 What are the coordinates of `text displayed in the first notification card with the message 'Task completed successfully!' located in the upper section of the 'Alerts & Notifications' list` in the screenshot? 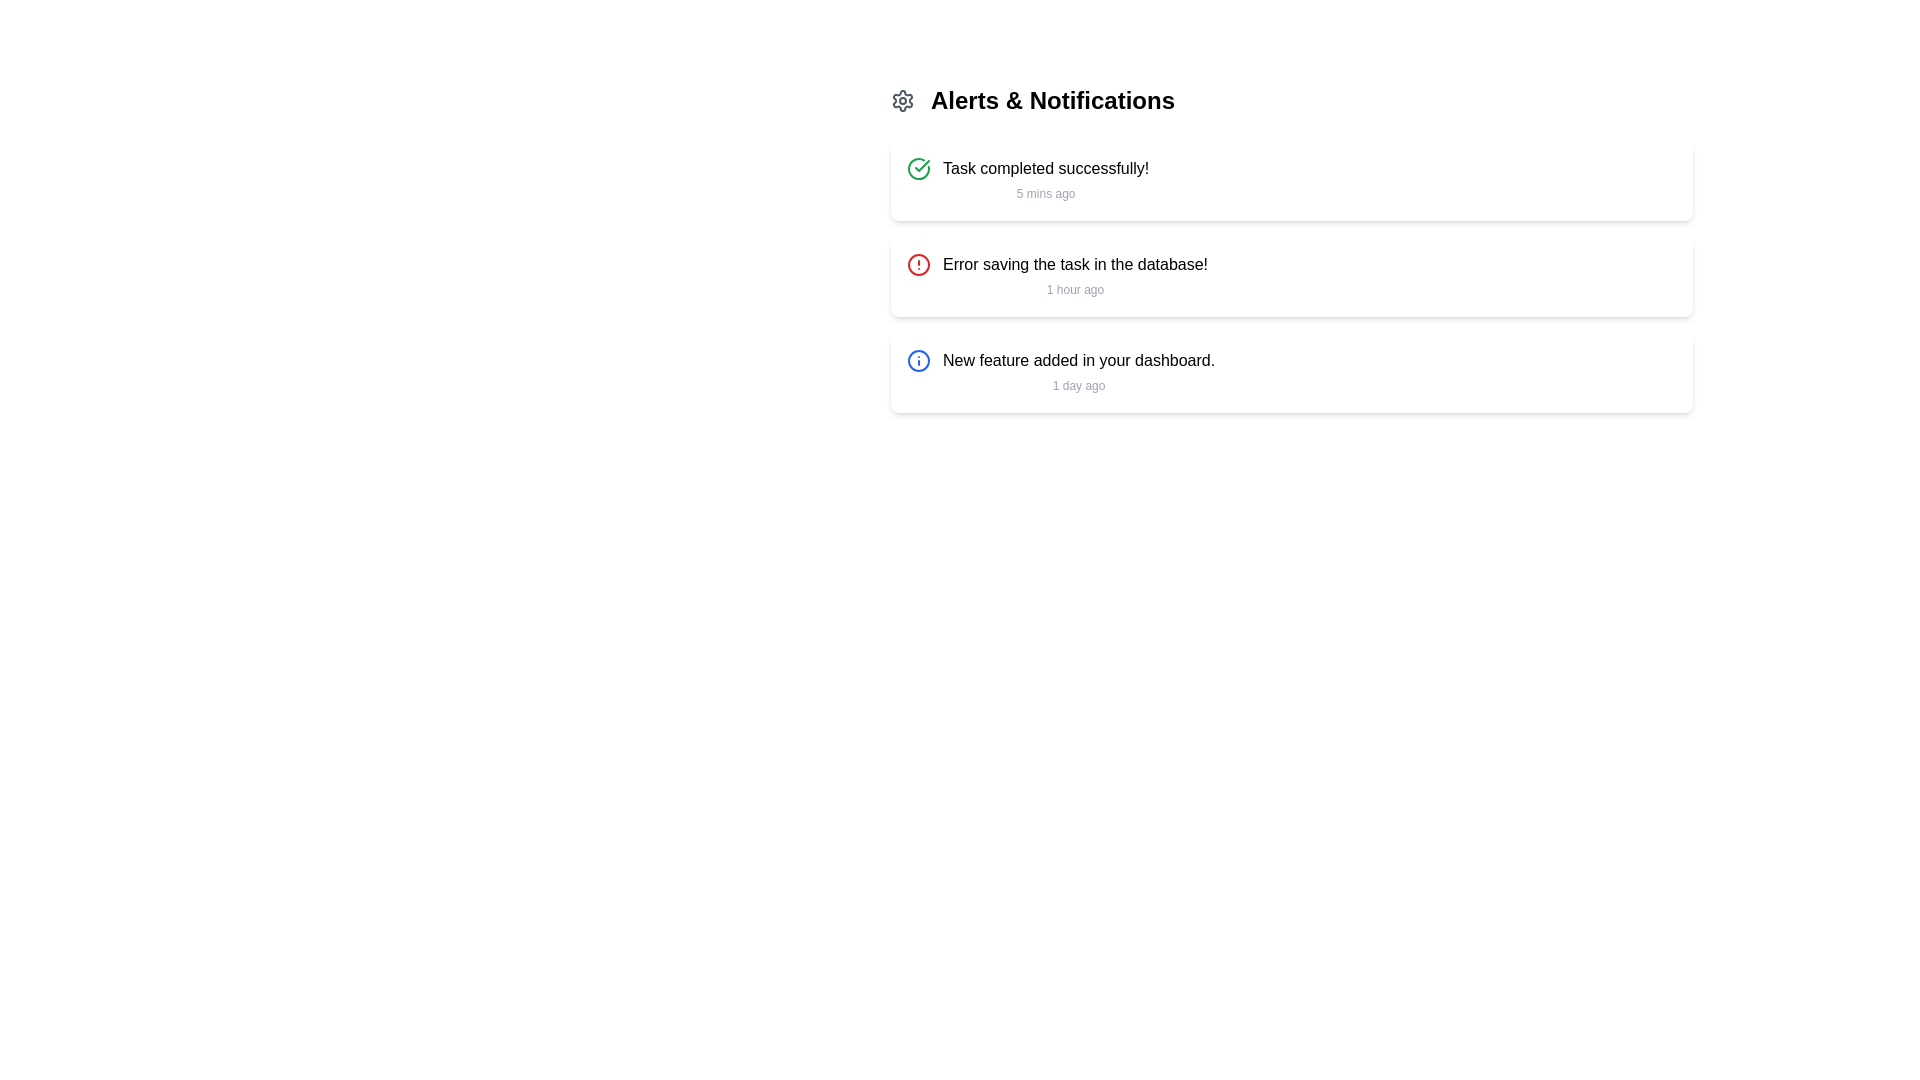 It's located at (1045, 168).